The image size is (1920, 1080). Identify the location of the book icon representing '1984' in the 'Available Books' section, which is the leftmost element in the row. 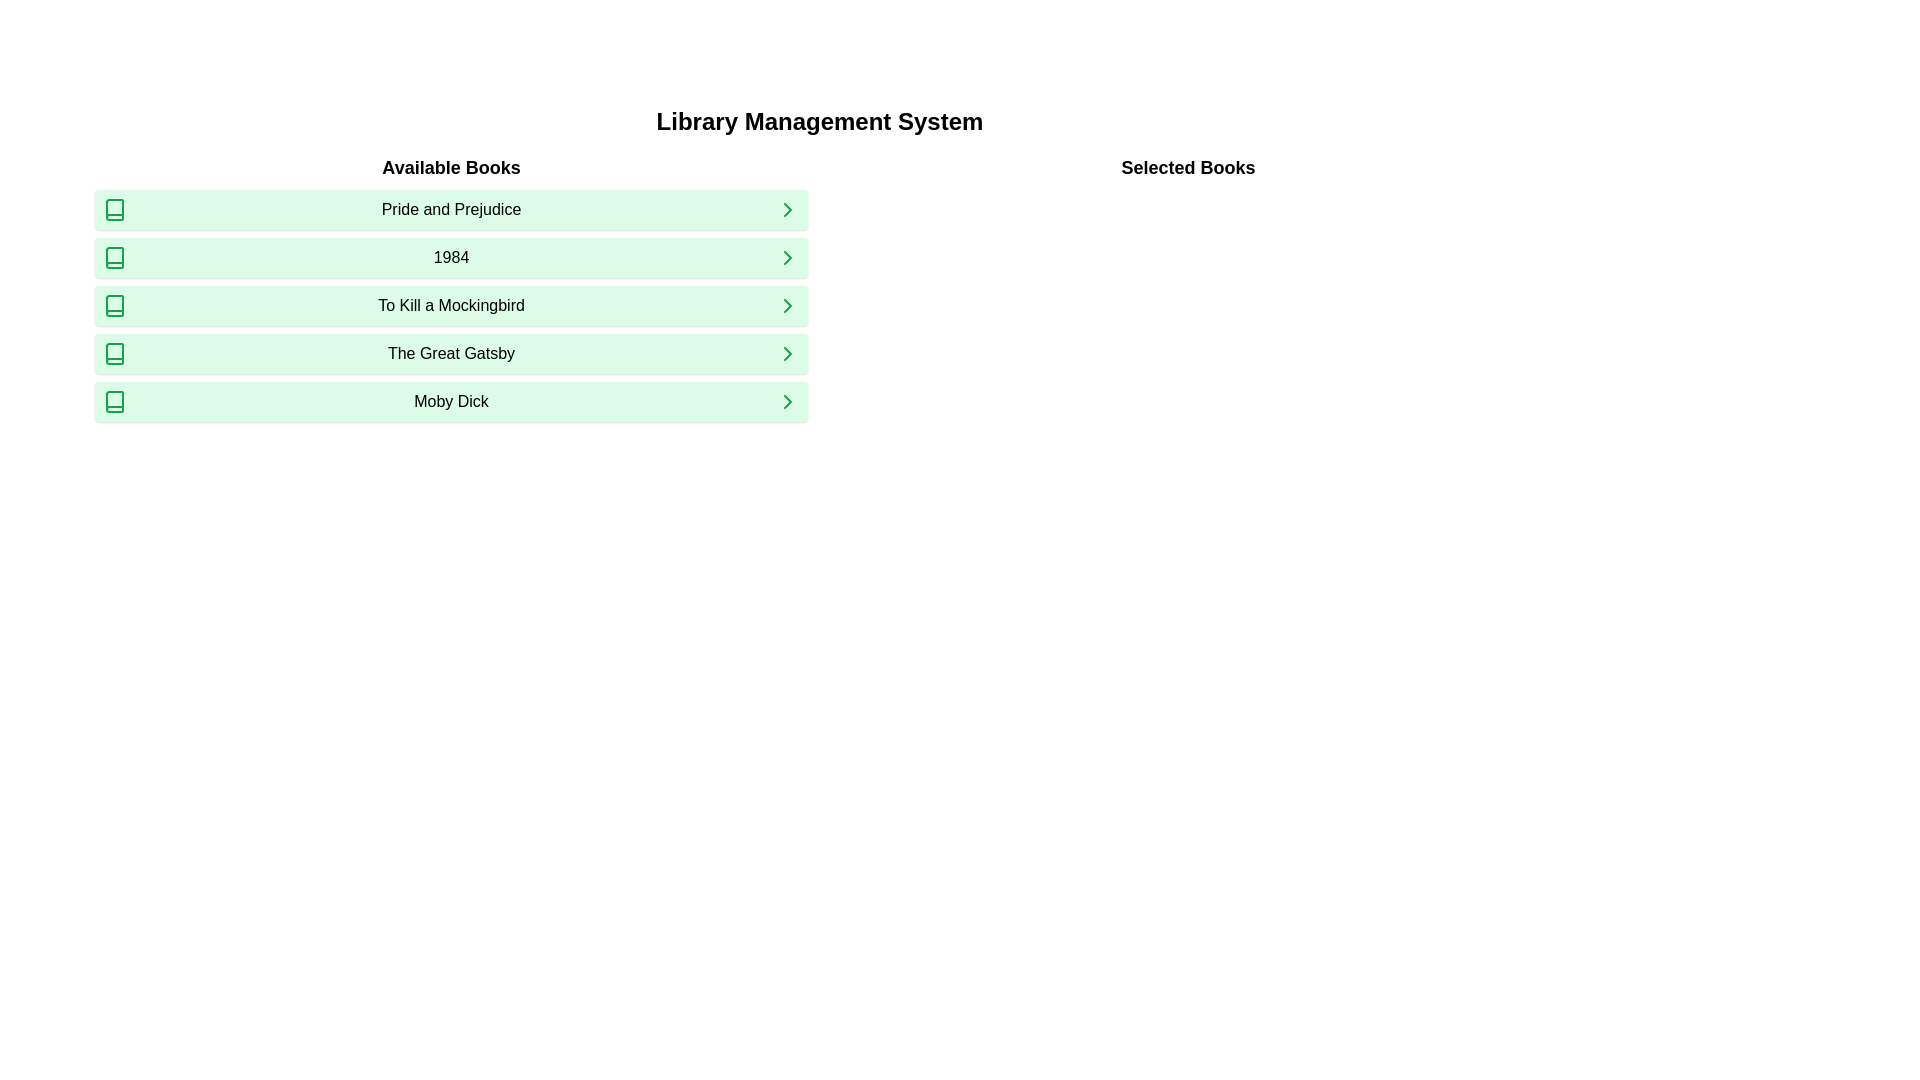
(114, 257).